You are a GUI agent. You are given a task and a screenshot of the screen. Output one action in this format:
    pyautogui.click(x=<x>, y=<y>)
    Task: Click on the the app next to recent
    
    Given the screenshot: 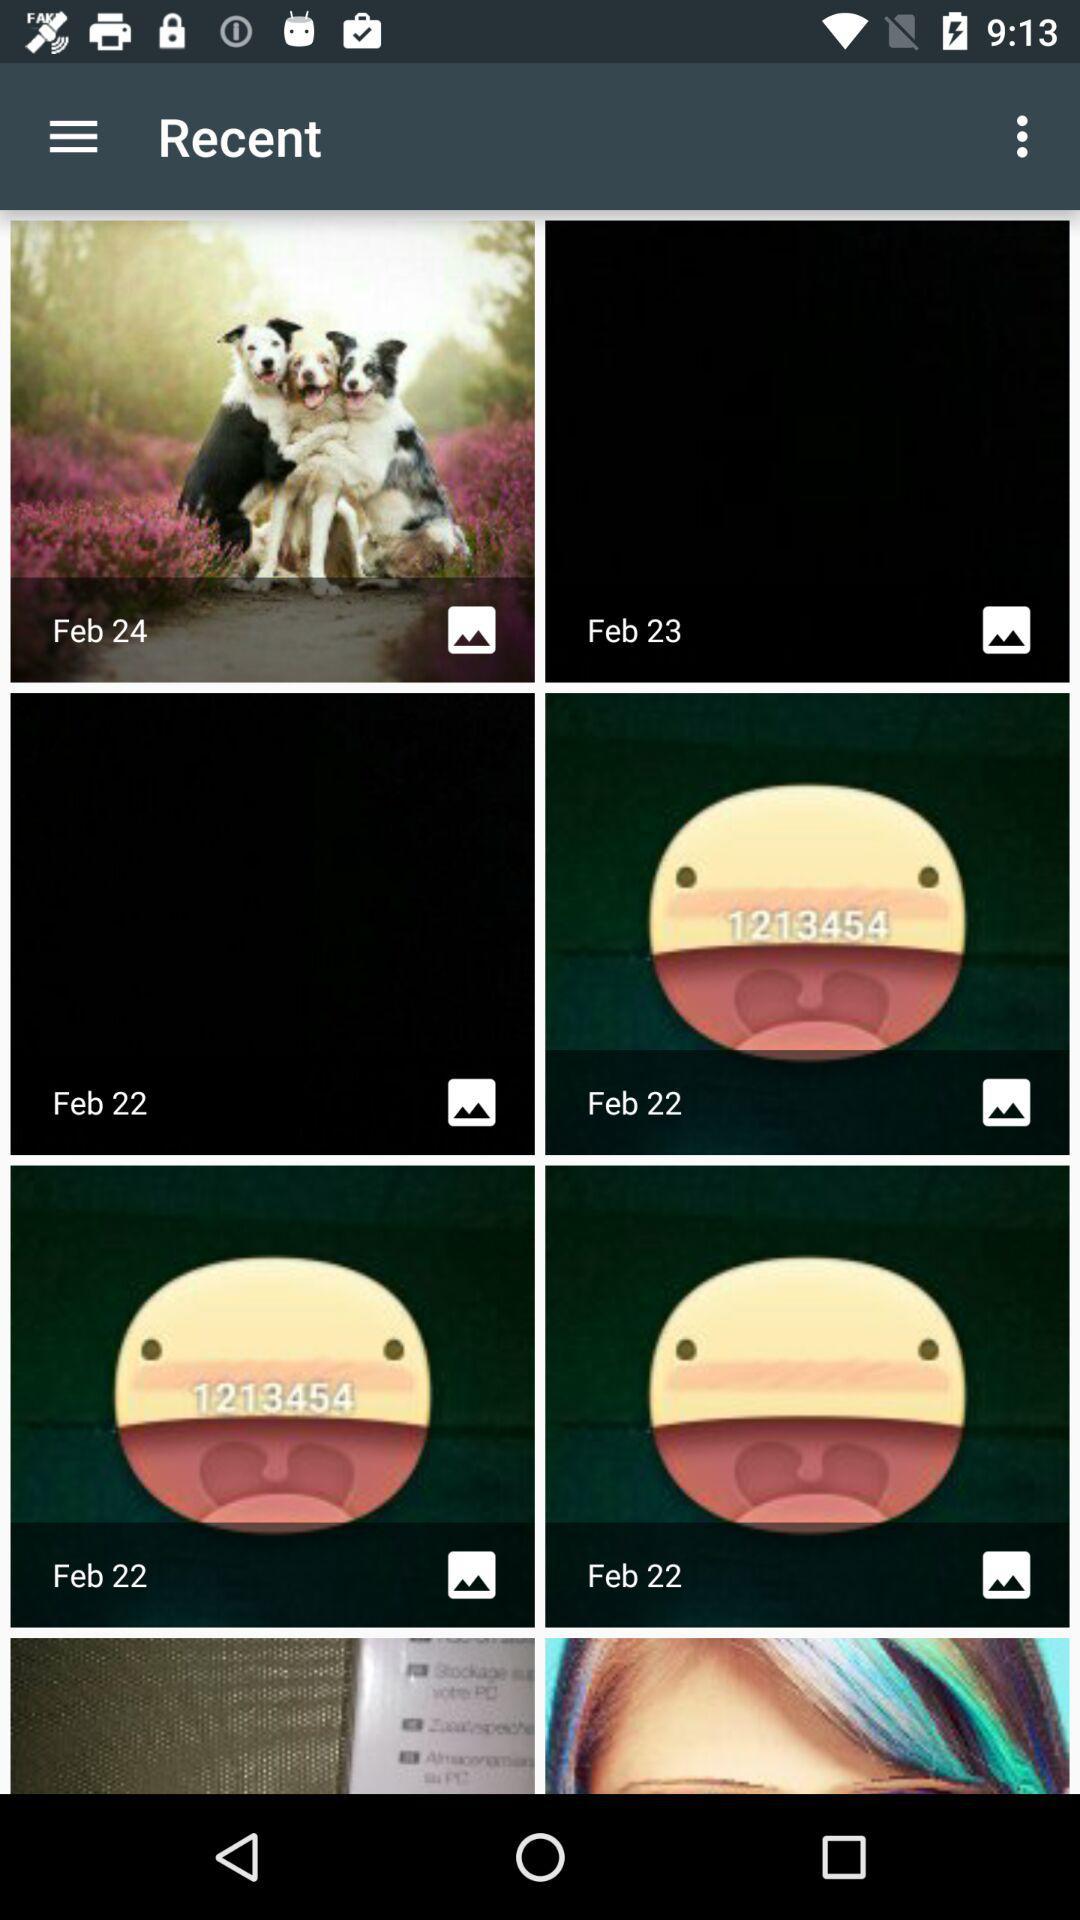 What is the action you would take?
    pyautogui.click(x=72, y=135)
    